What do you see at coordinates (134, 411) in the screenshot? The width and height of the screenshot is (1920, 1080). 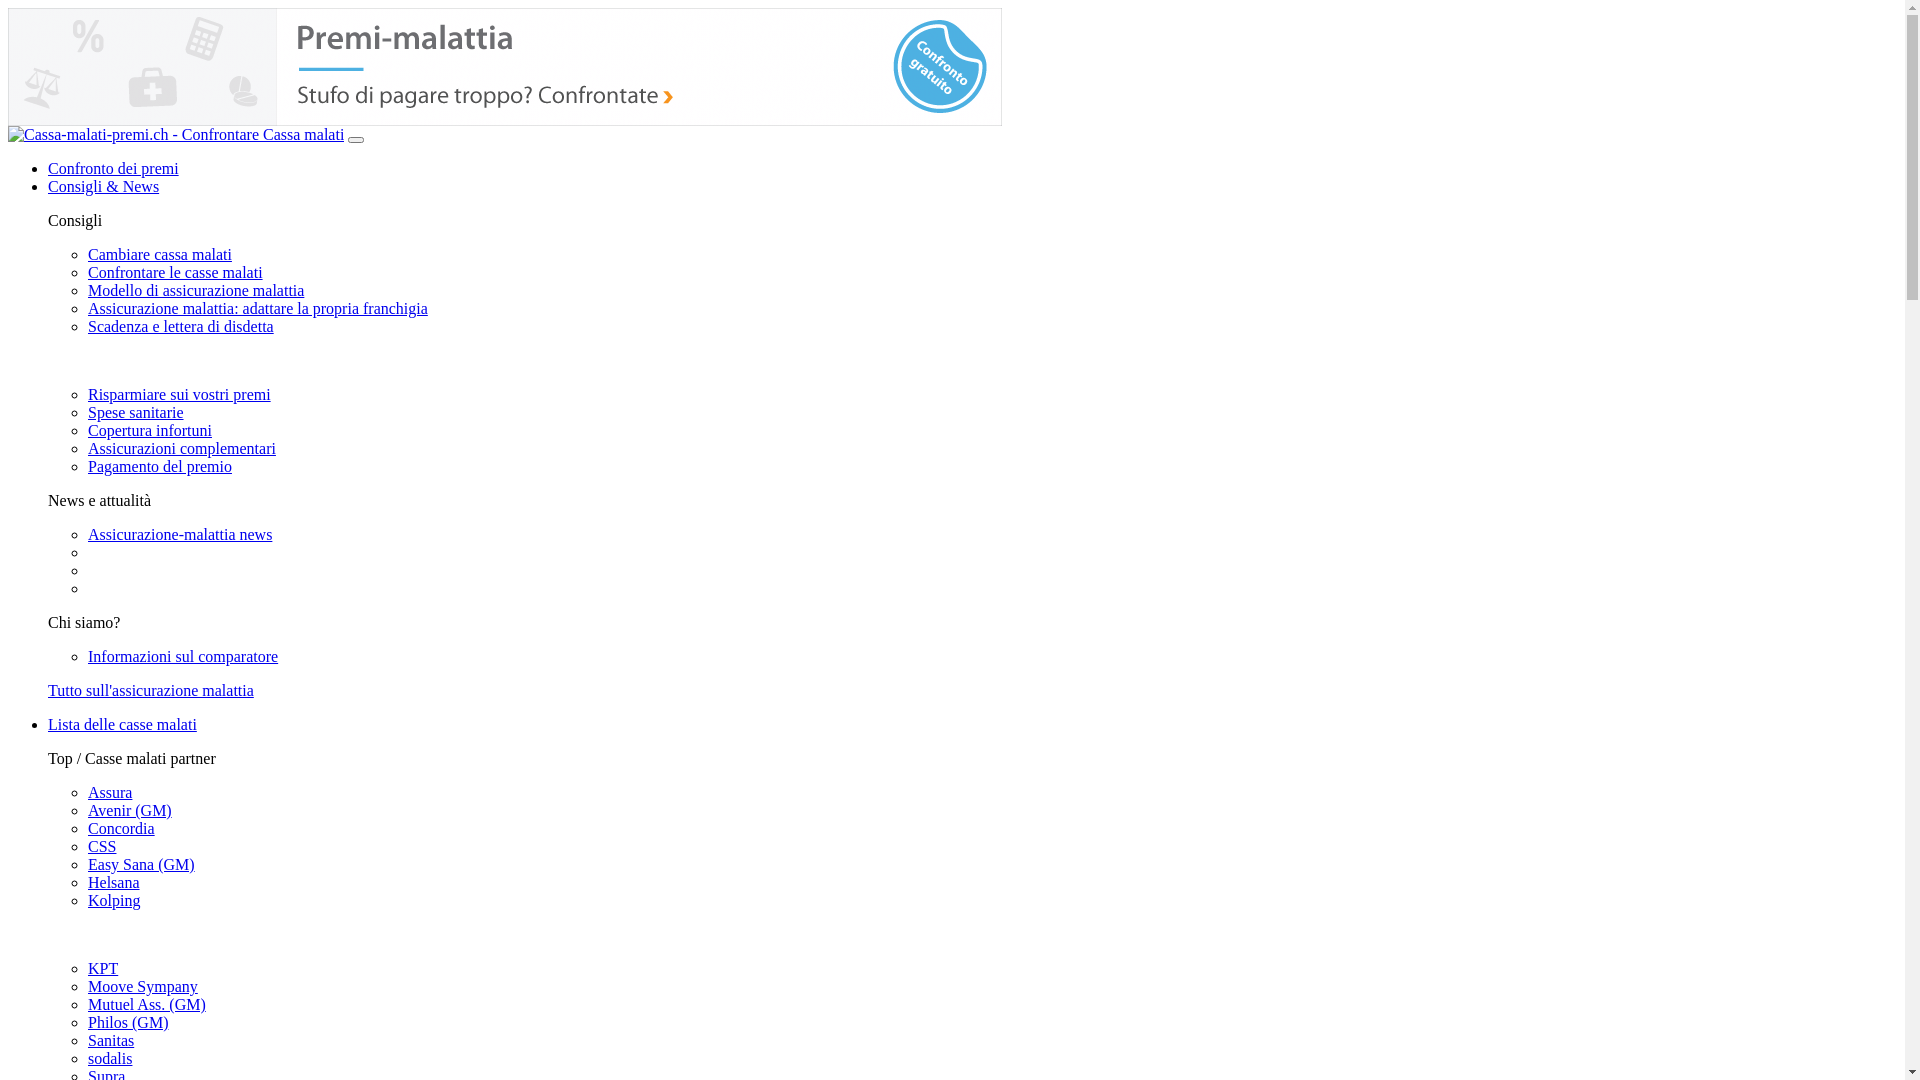 I see `'Spese sanitarie'` at bounding box center [134, 411].